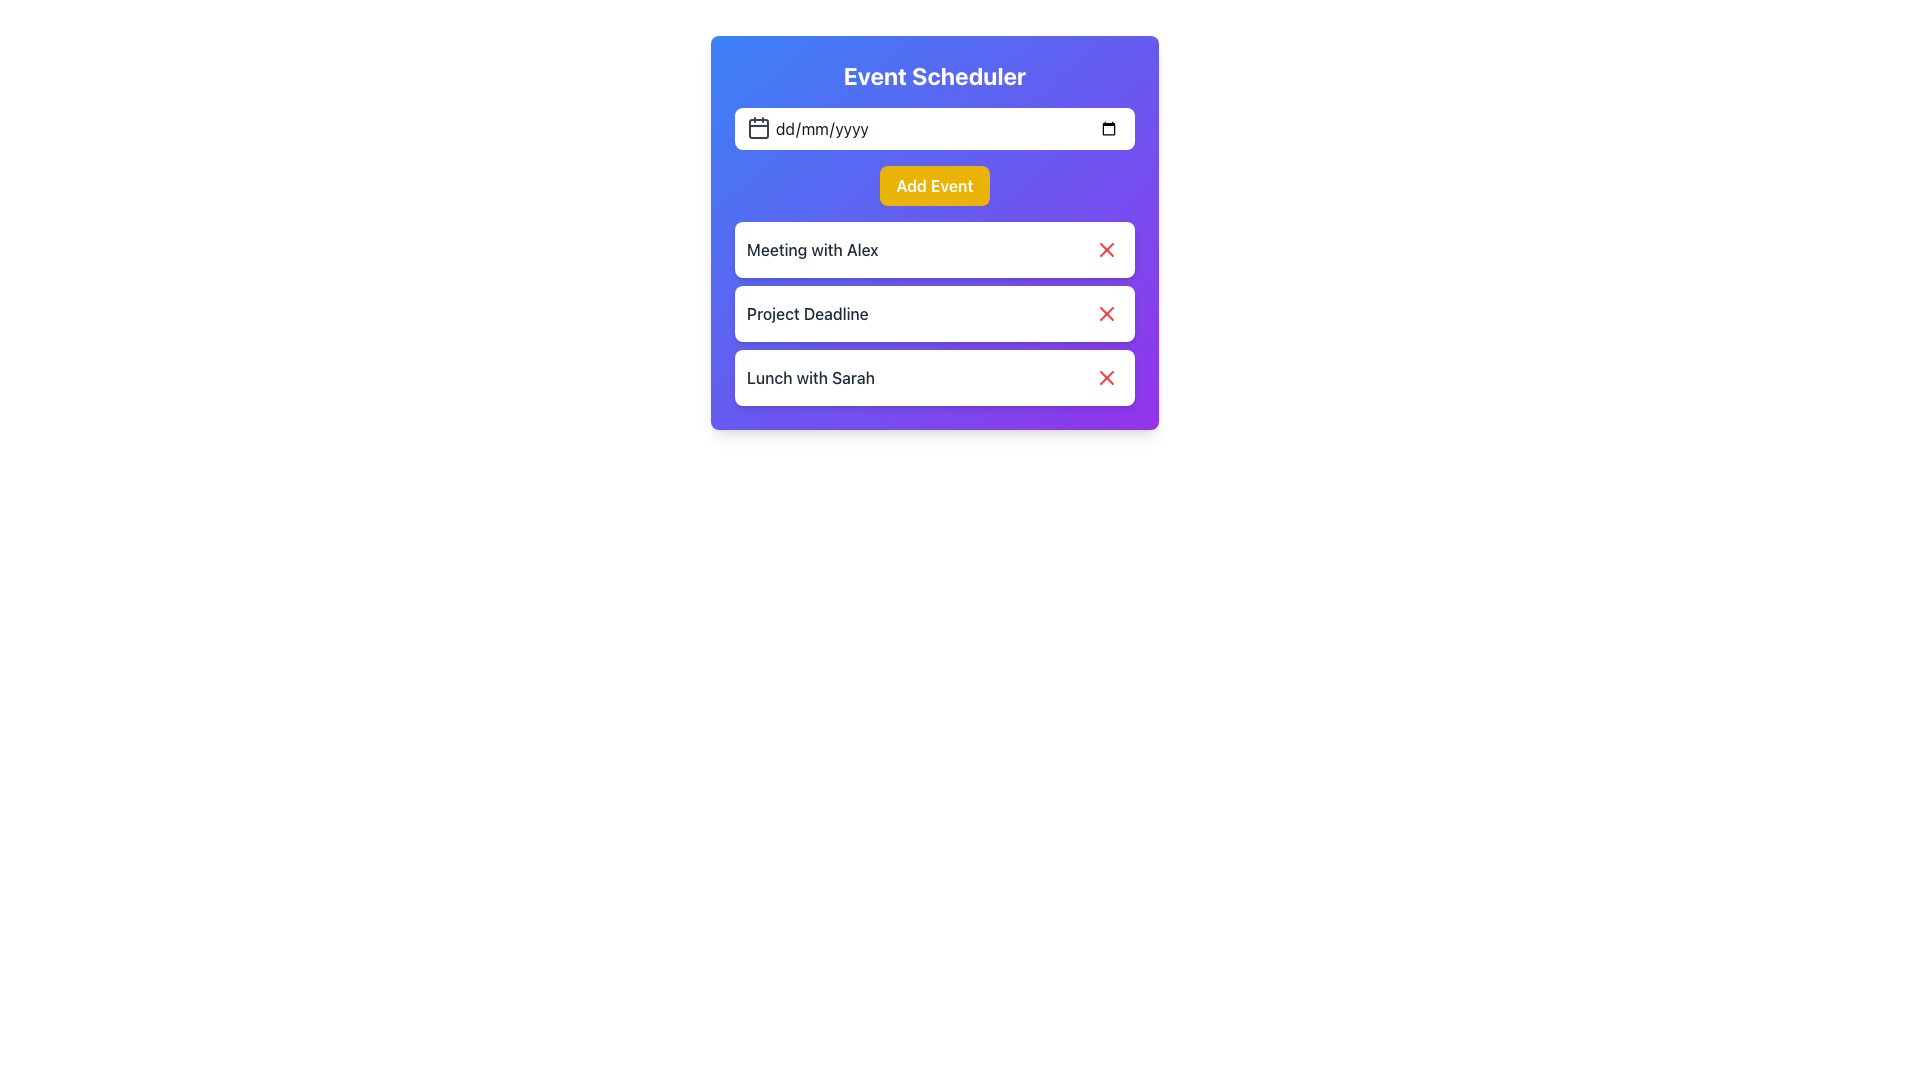  What do you see at coordinates (757, 128) in the screenshot?
I see `the main body area of the calendar icon, specifically the SVG rectangle that forms the primary square in its design` at bounding box center [757, 128].